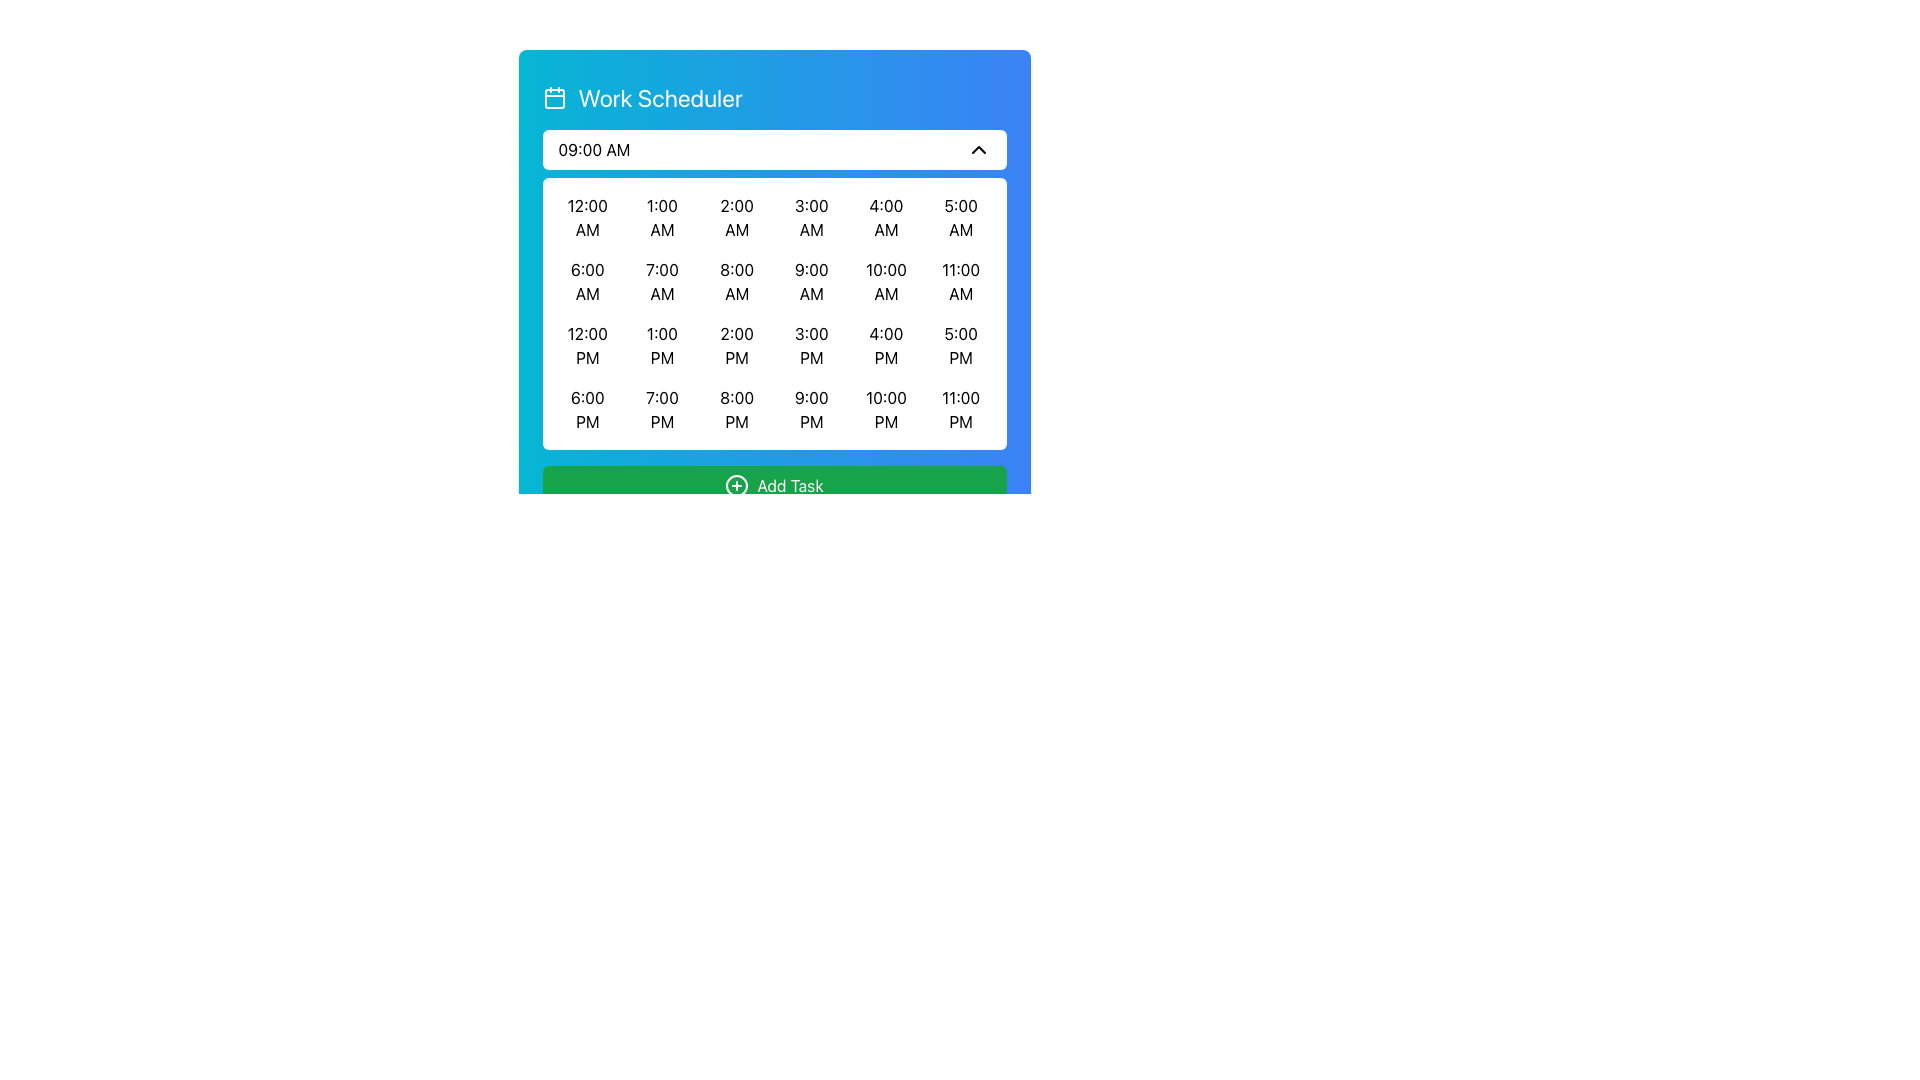 This screenshot has height=1080, width=1920. What do you see at coordinates (662, 345) in the screenshot?
I see `the '1:00 PM' time selection button located in the third row and second column of the 'Work Scheduler' grid layout` at bounding box center [662, 345].